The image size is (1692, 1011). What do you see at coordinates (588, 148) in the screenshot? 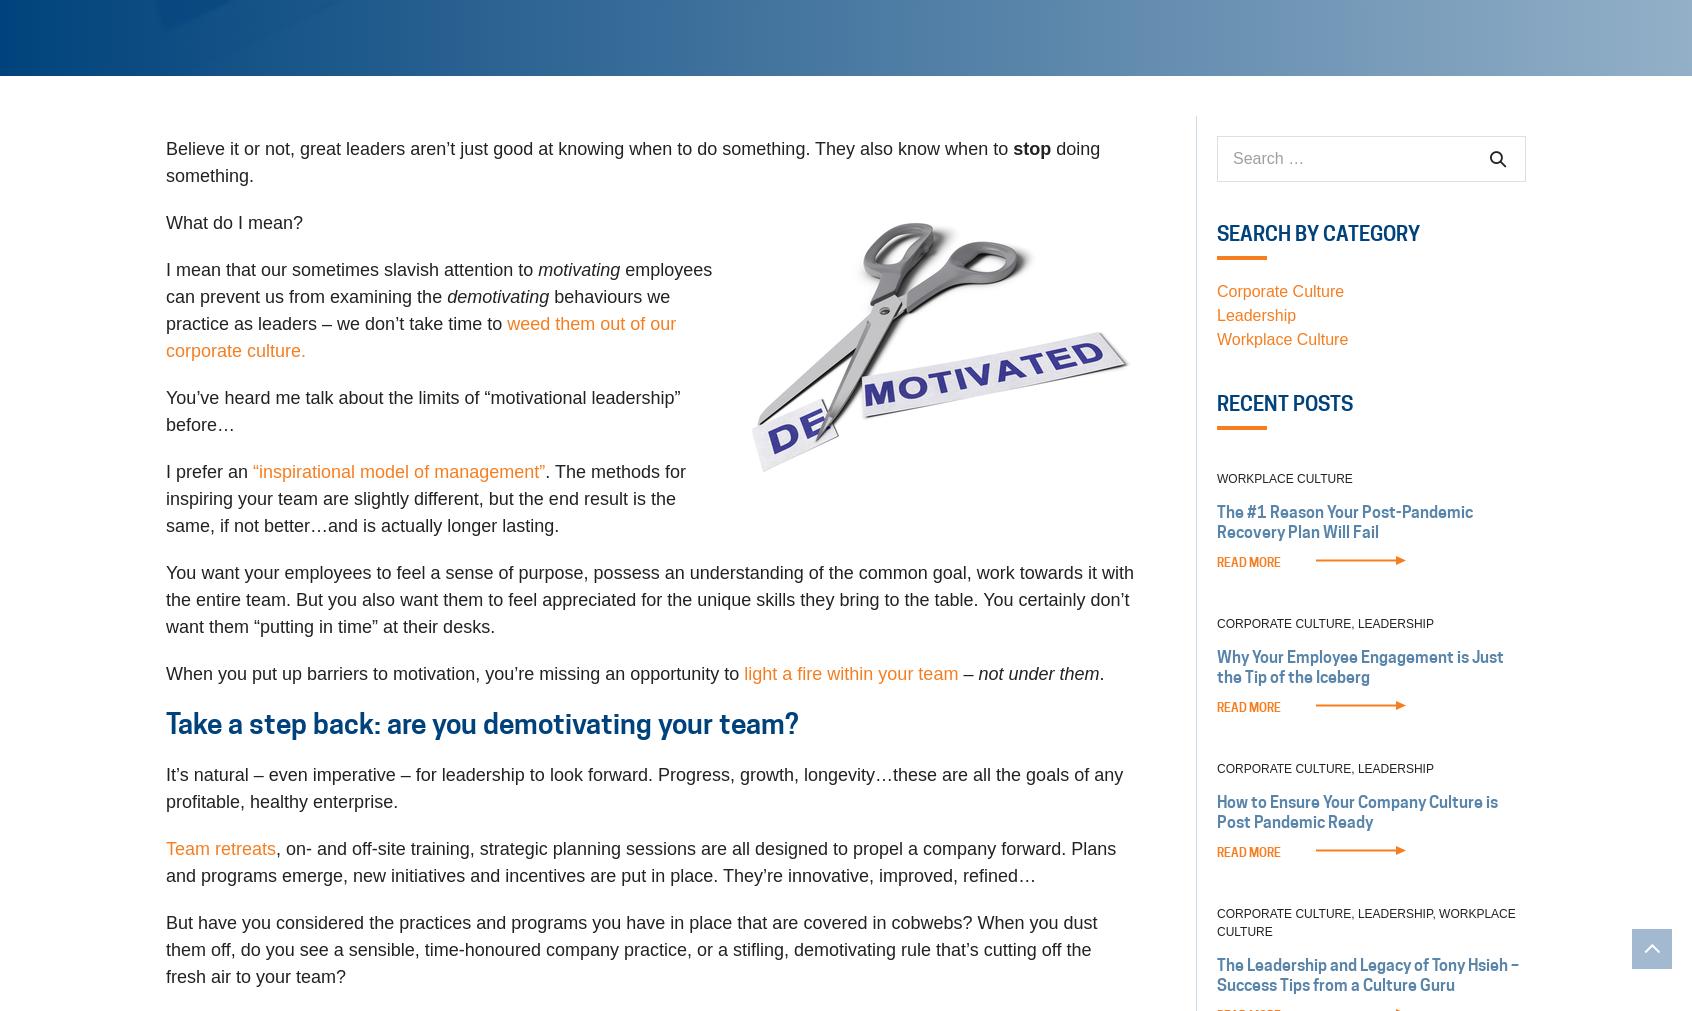
I see `'Believe it or not, great leaders aren’t just good at knowing when to do something. They also know when to'` at bounding box center [588, 148].